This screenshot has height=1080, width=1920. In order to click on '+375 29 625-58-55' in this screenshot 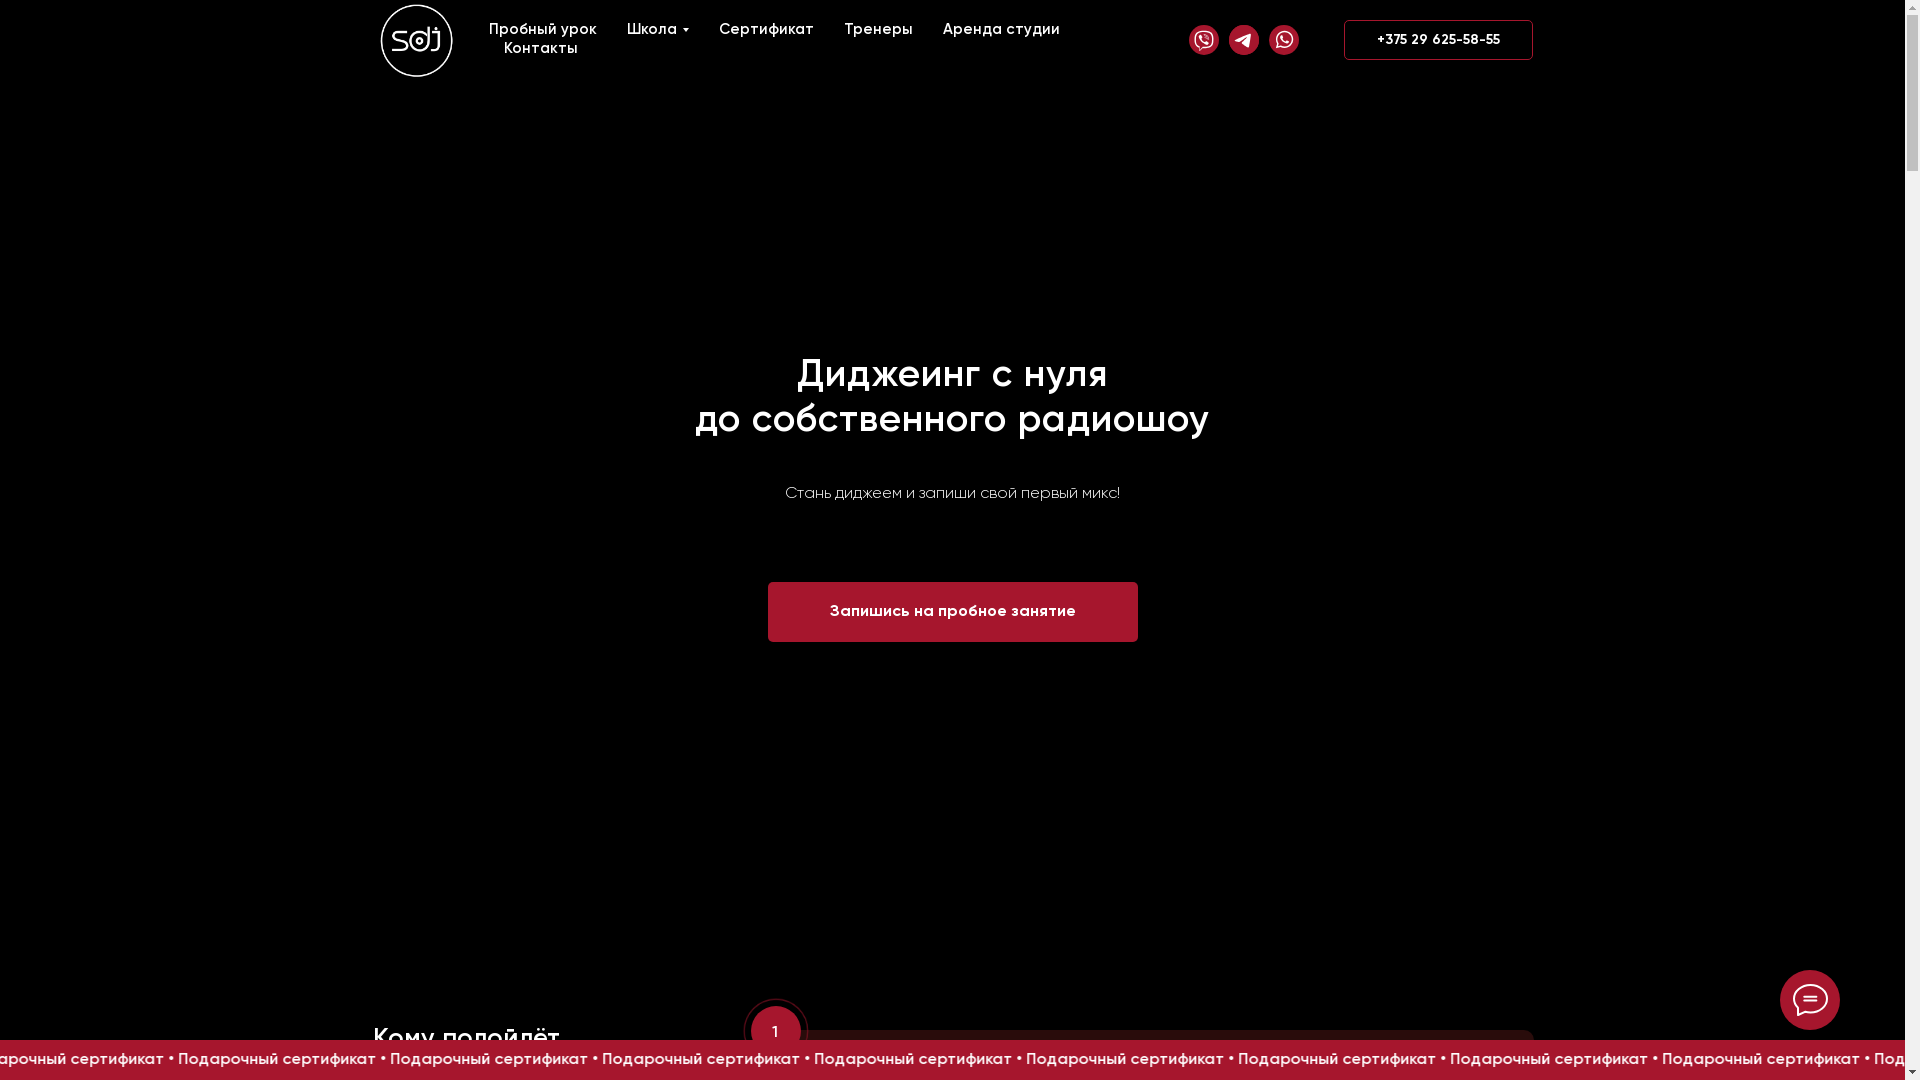, I will do `click(1437, 39)`.